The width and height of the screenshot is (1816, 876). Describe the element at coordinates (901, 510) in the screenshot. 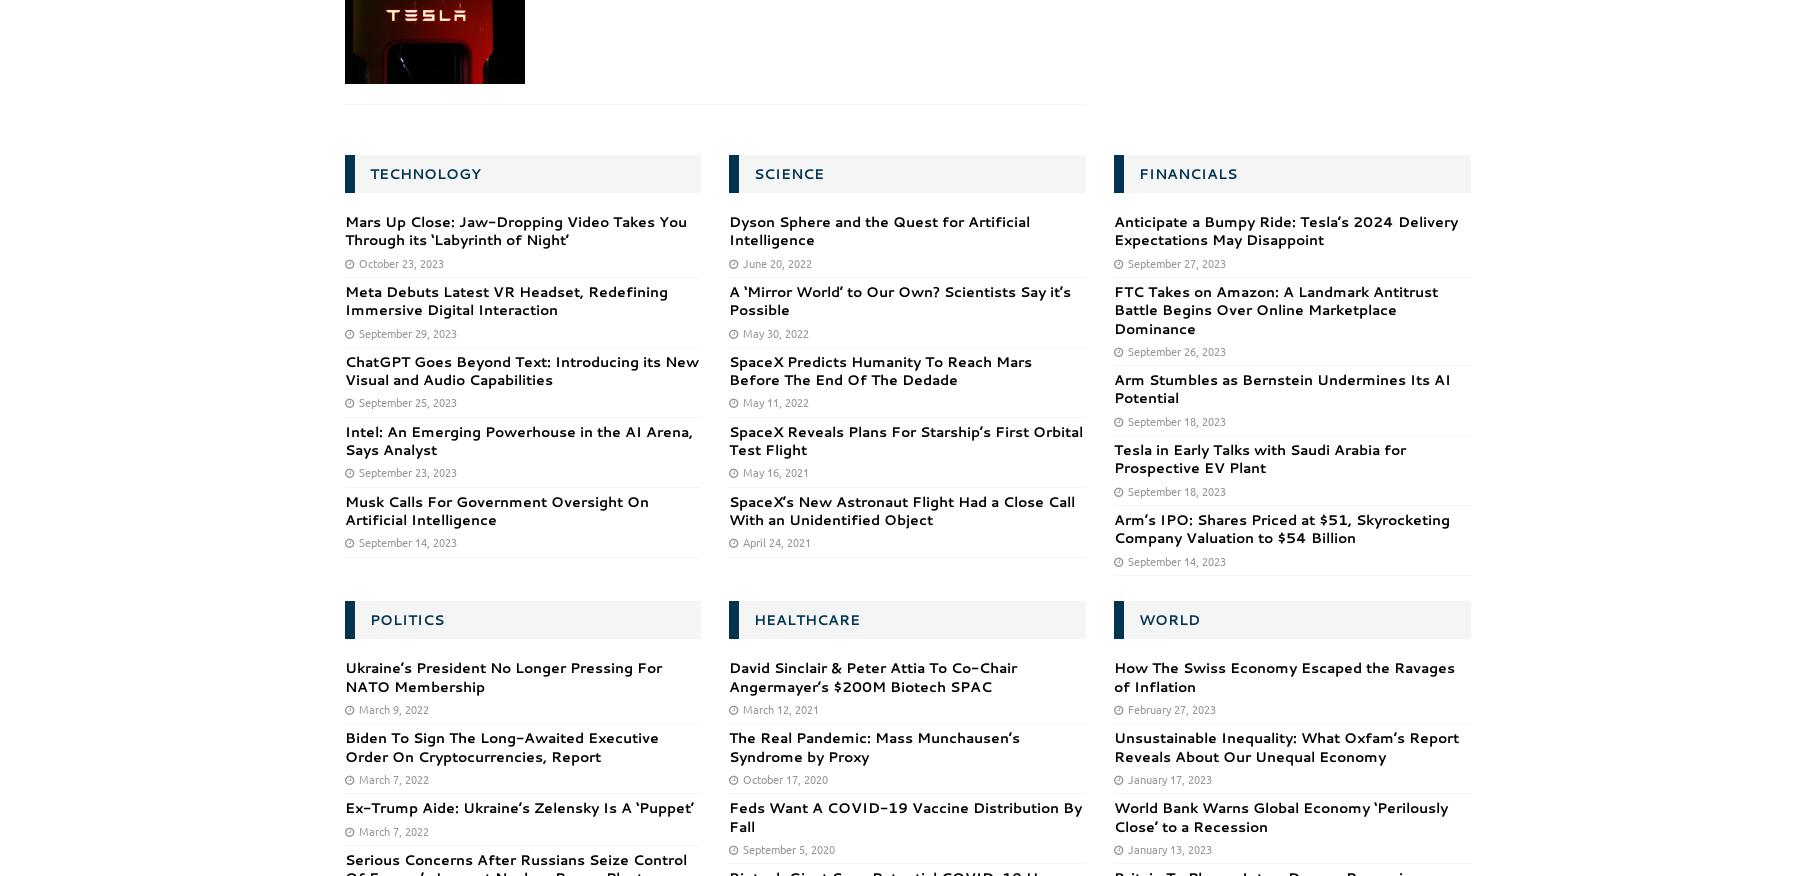

I see `'SpaceX’s New Astronaut Flight Had a Close Call With an Unidentified Object'` at that location.